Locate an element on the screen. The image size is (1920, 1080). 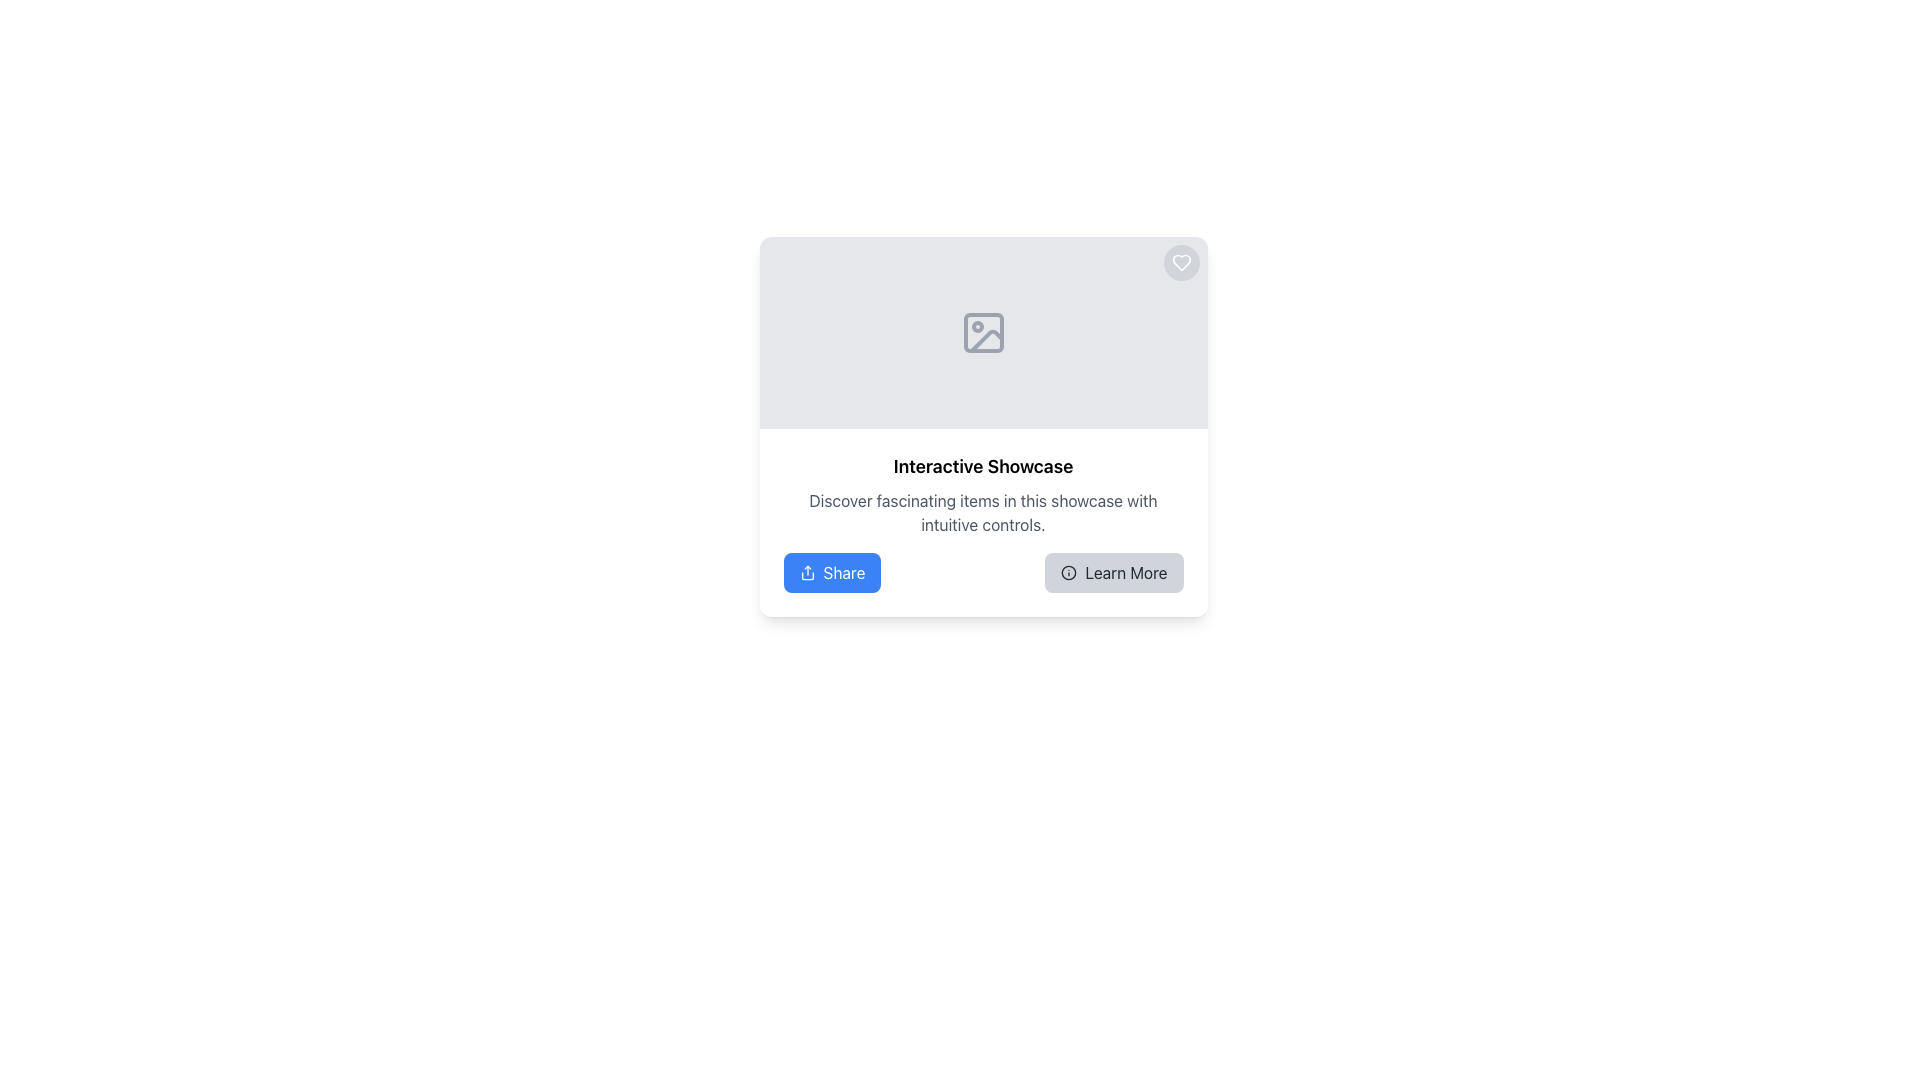
the curved line representing a portion of an abstract image icon located at the base area of the SVG icon within the gray-colored image placeholder is located at coordinates (986, 340).